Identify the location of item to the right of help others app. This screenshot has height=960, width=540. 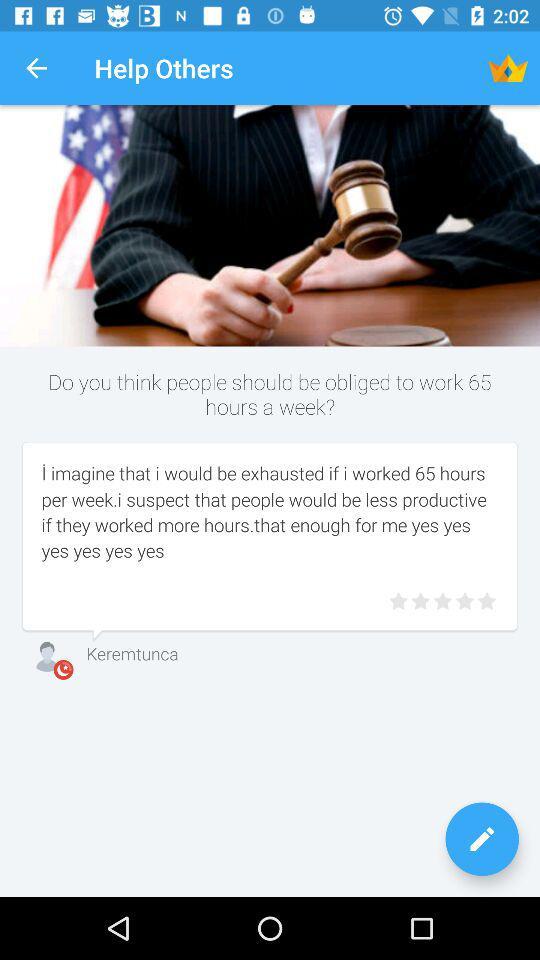
(508, 68).